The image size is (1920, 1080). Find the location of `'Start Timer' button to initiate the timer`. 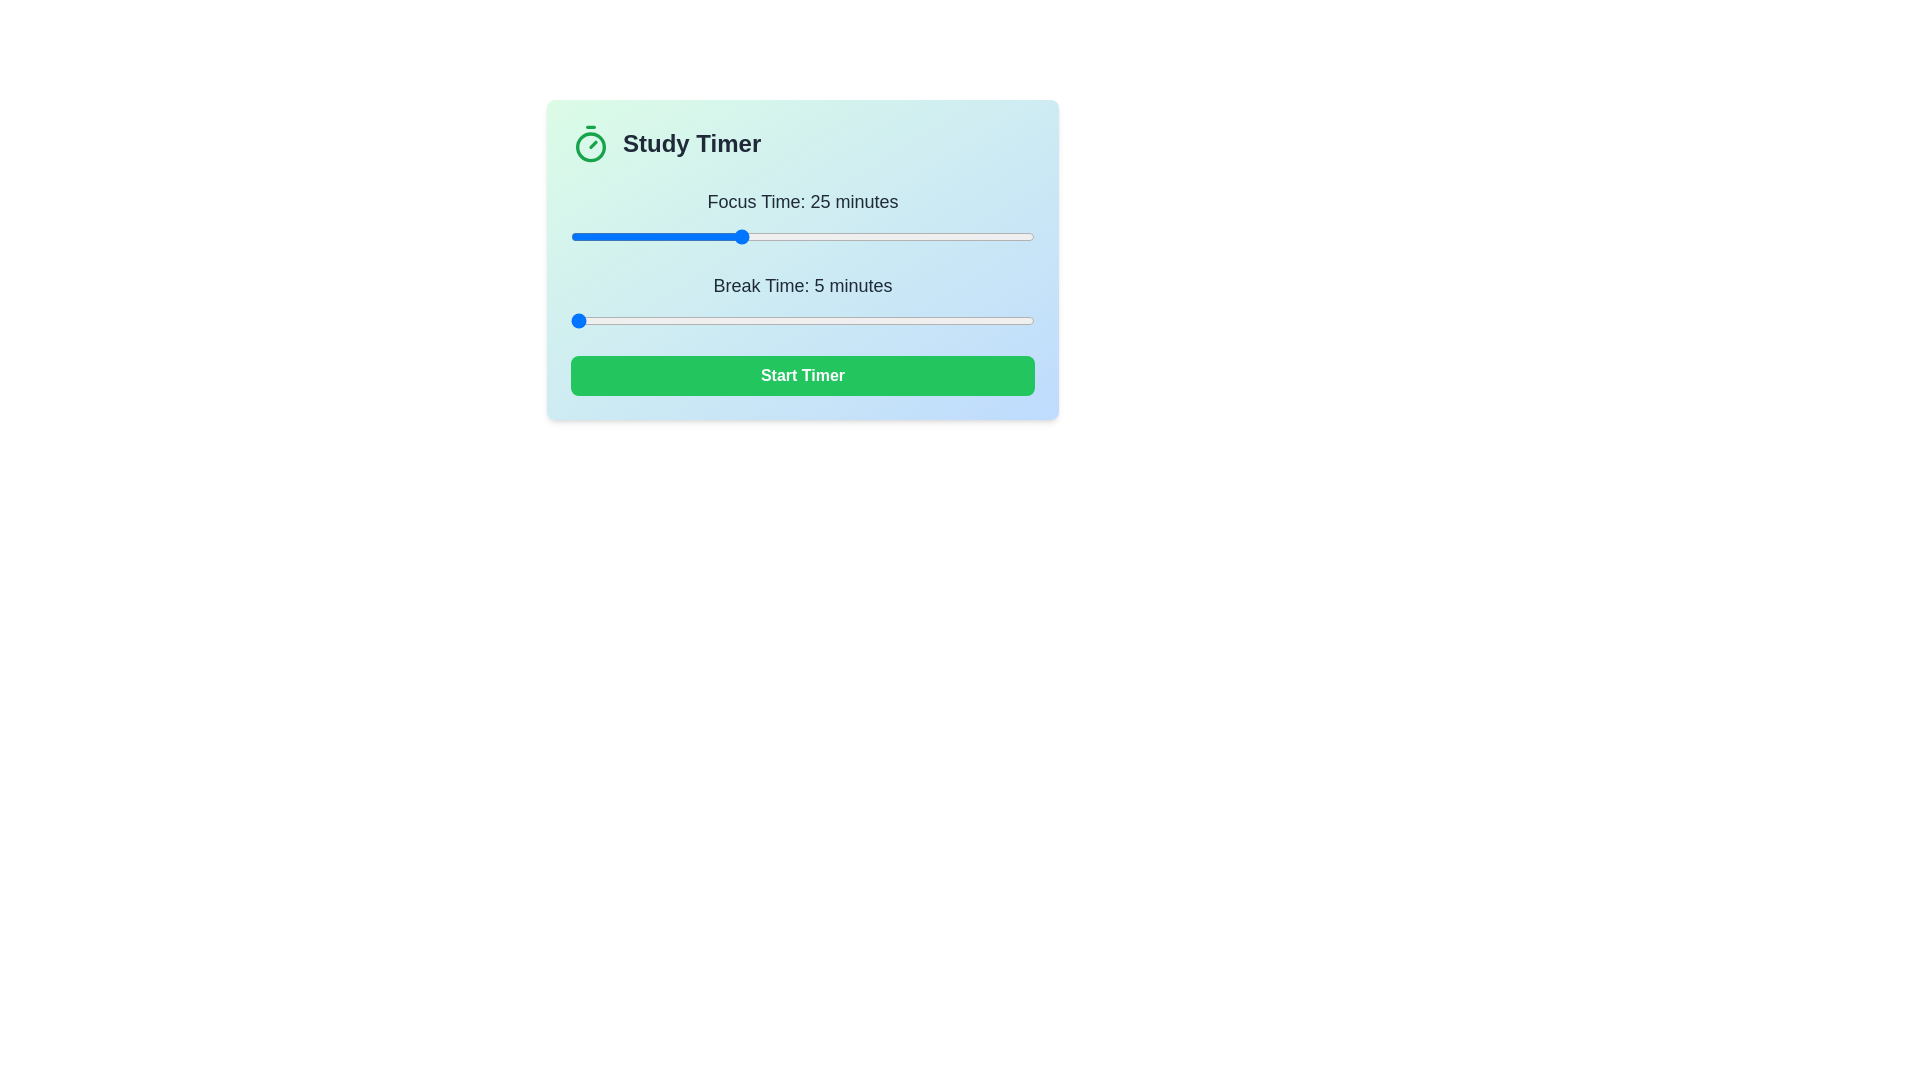

'Start Timer' button to initiate the timer is located at coordinates (802, 375).